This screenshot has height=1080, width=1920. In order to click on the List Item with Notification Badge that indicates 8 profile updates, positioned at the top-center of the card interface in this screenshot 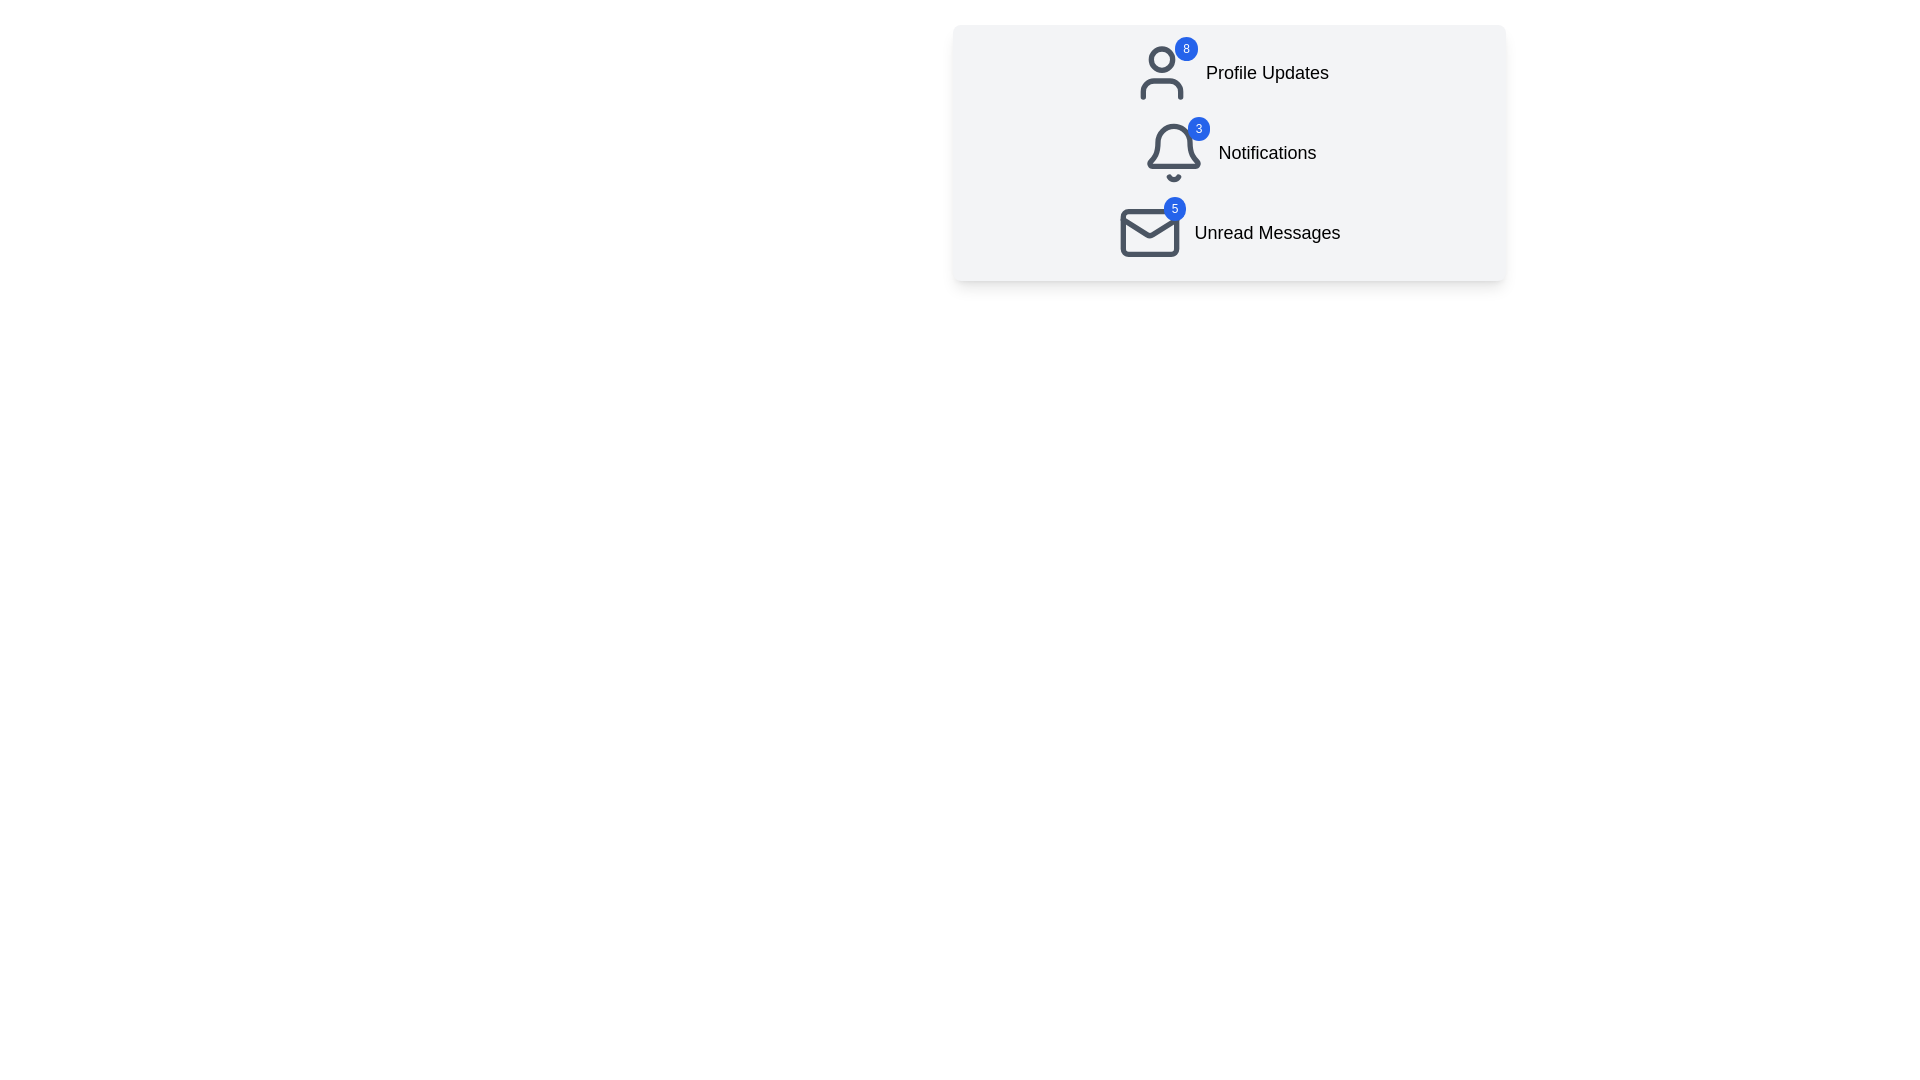, I will do `click(1228, 72)`.